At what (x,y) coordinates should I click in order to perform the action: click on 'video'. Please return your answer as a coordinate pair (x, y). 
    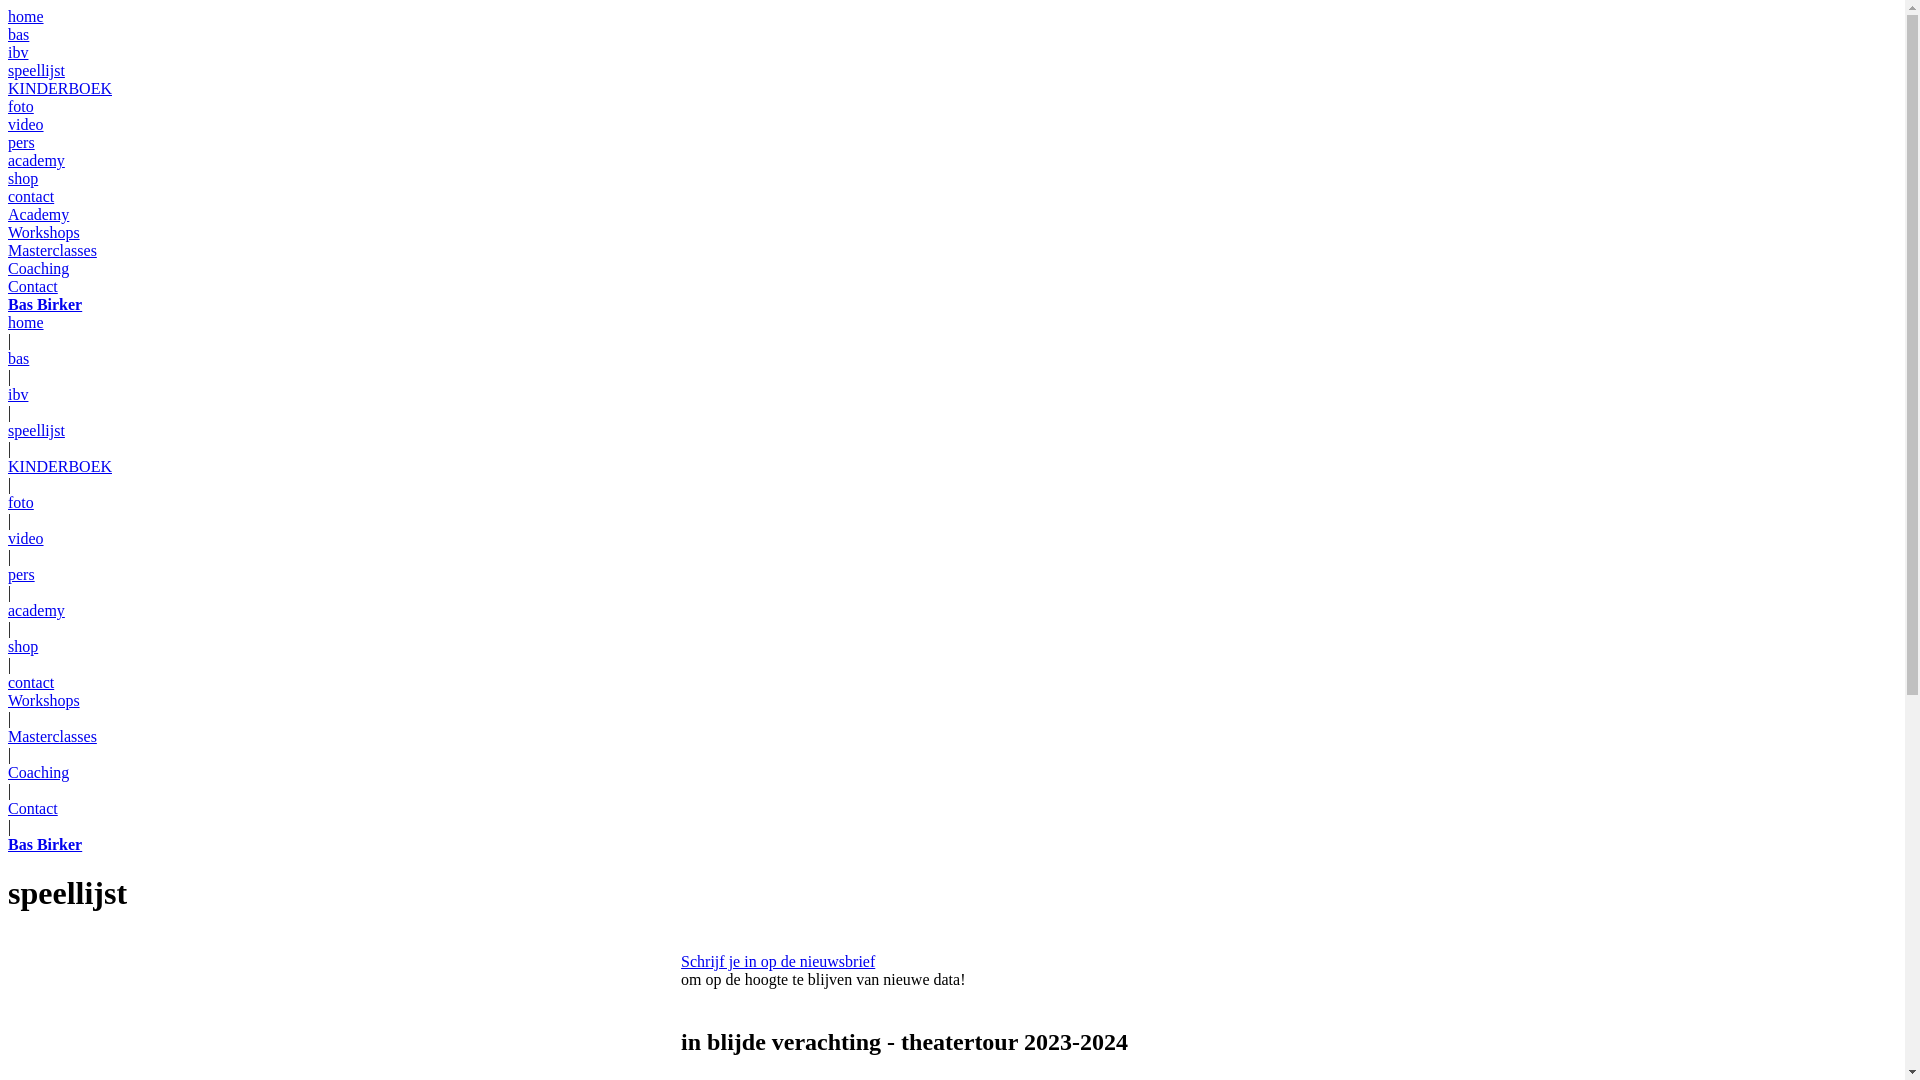
    Looking at the image, I should click on (25, 537).